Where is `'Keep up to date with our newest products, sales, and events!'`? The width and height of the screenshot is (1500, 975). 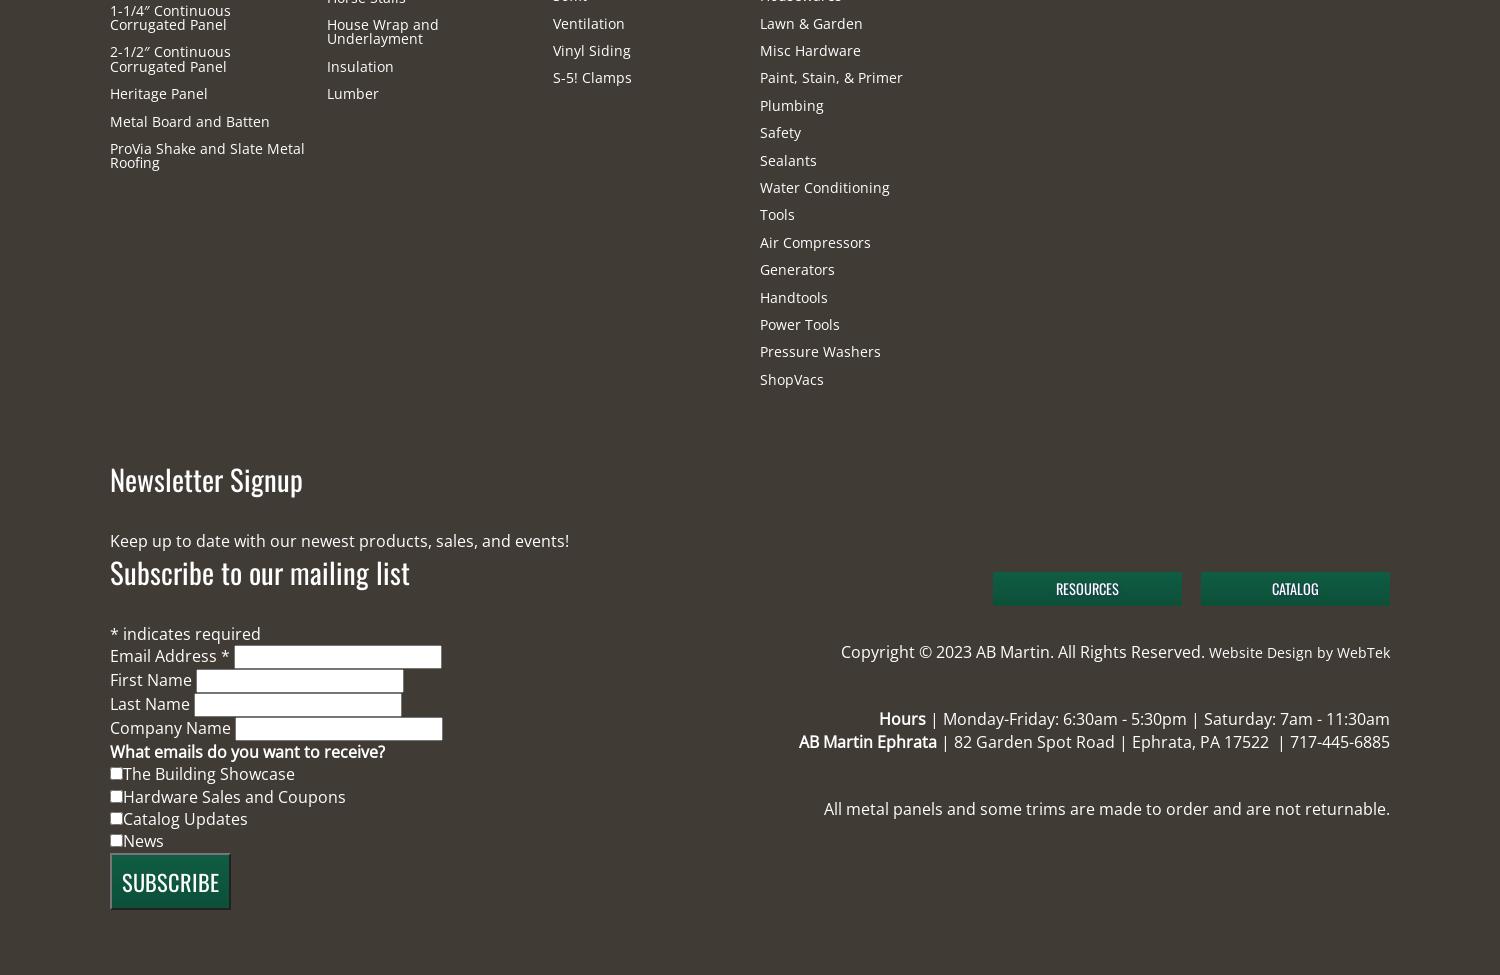 'Keep up to date with our newest products, sales, and events!' is located at coordinates (338, 538).